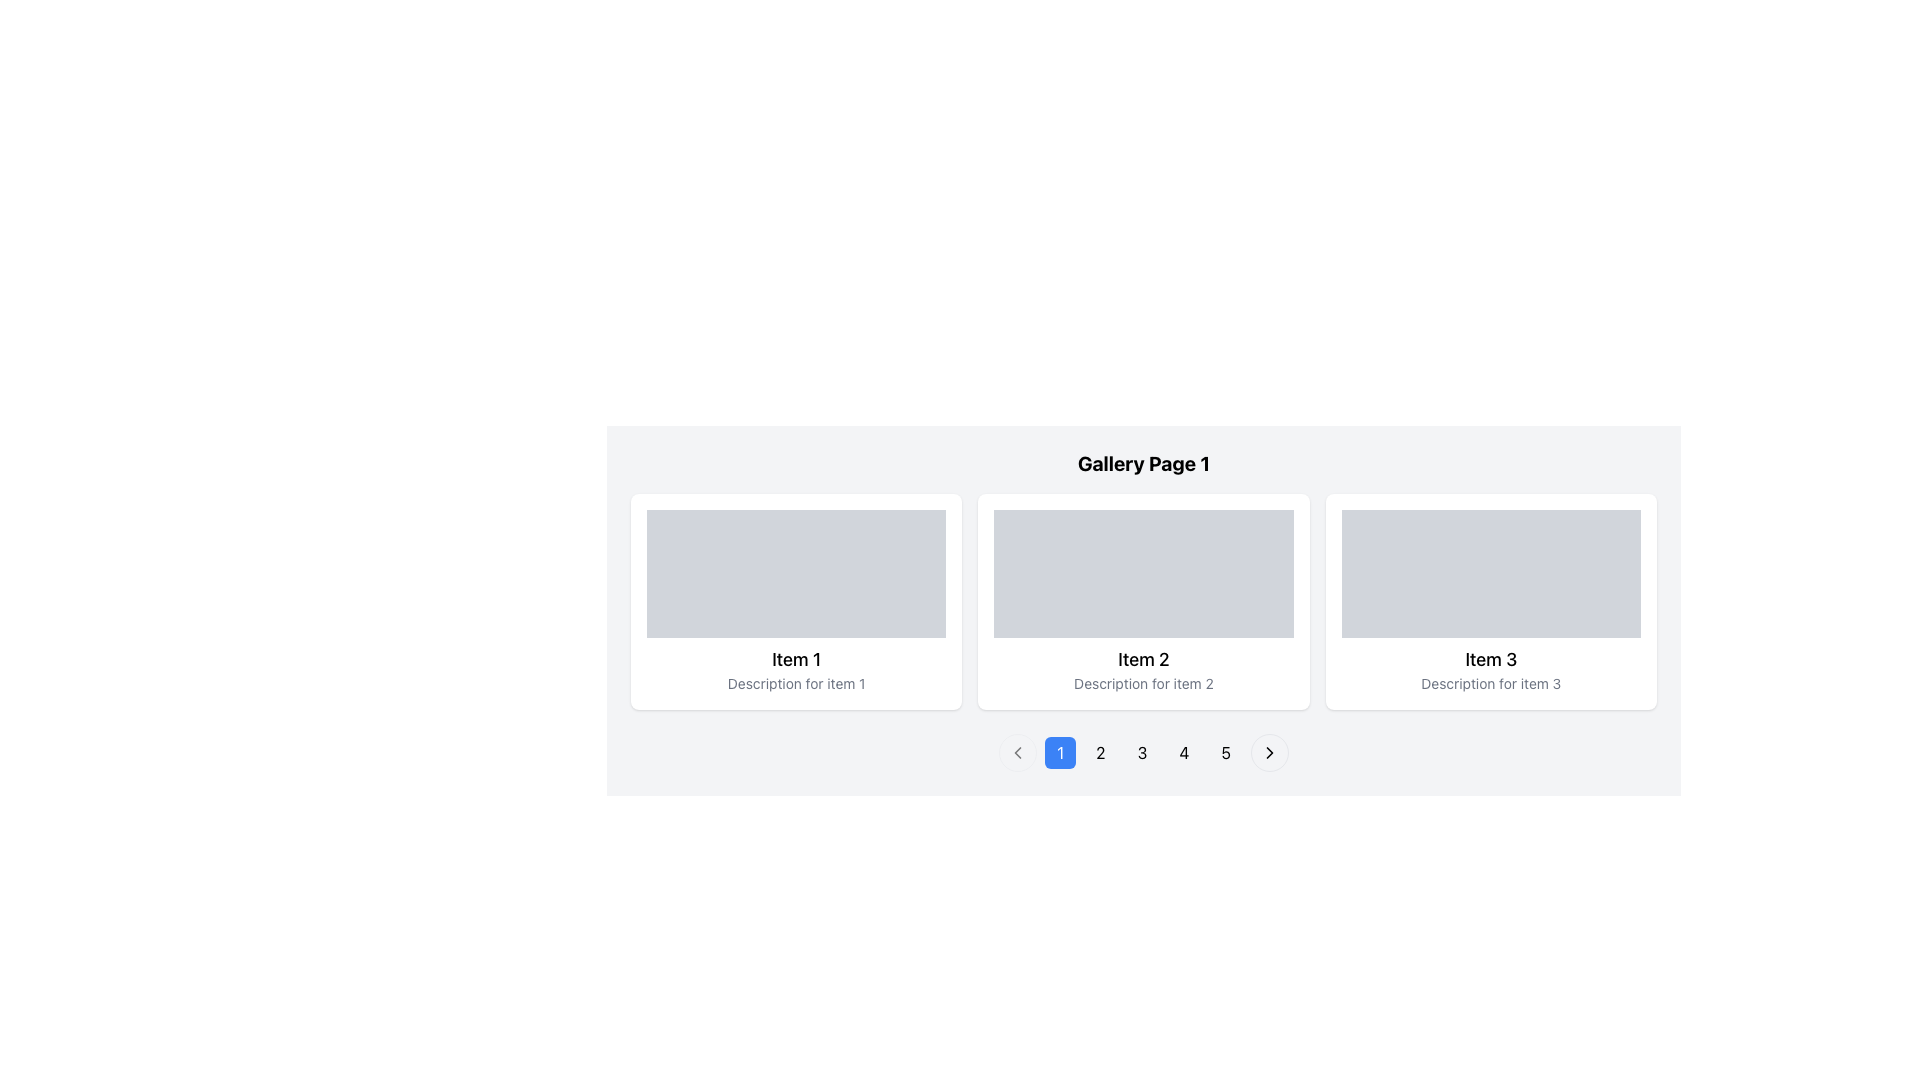 The image size is (1920, 1080). I want to click on the button displaying the number '4', which is styled as a rounded rectangle and located among other numbered navigation buttons in a horizontal row, so click(1184, 752).